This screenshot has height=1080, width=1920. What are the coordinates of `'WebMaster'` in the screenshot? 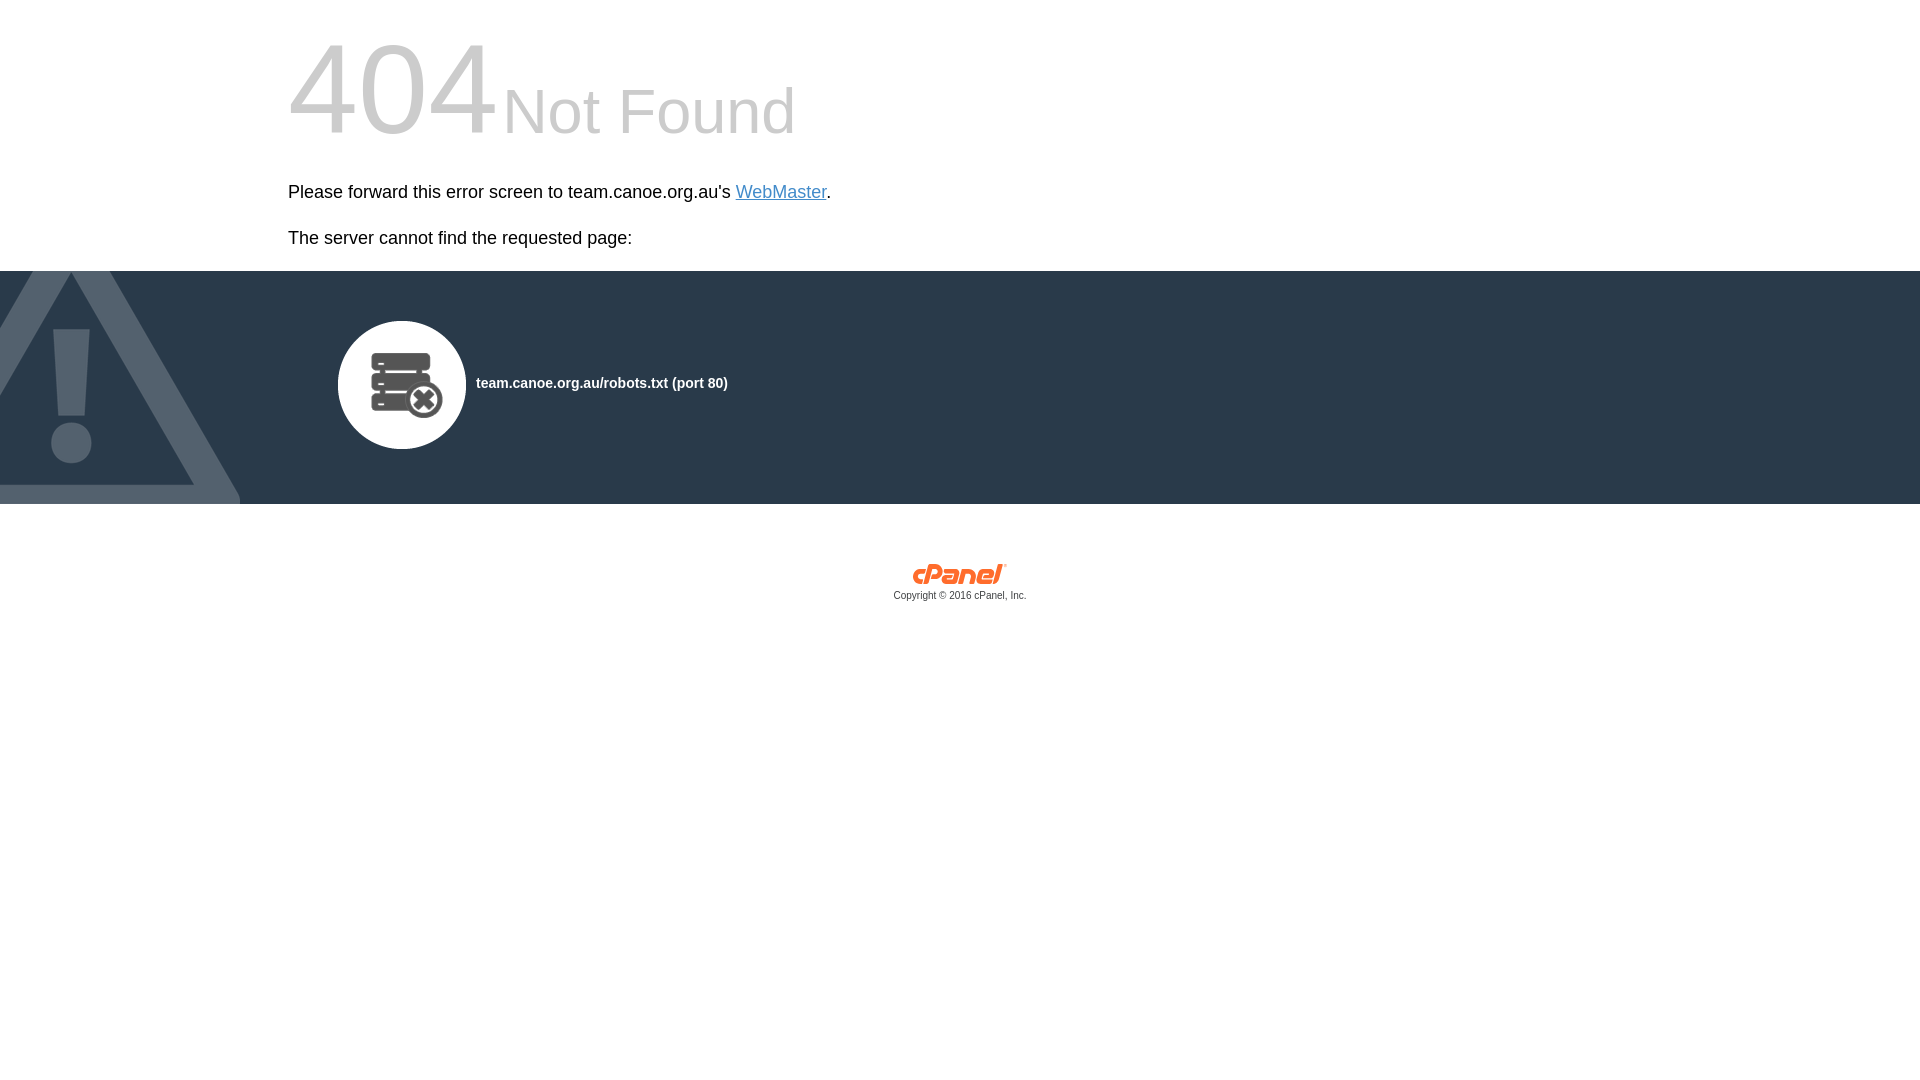 It's located at (734, 192).